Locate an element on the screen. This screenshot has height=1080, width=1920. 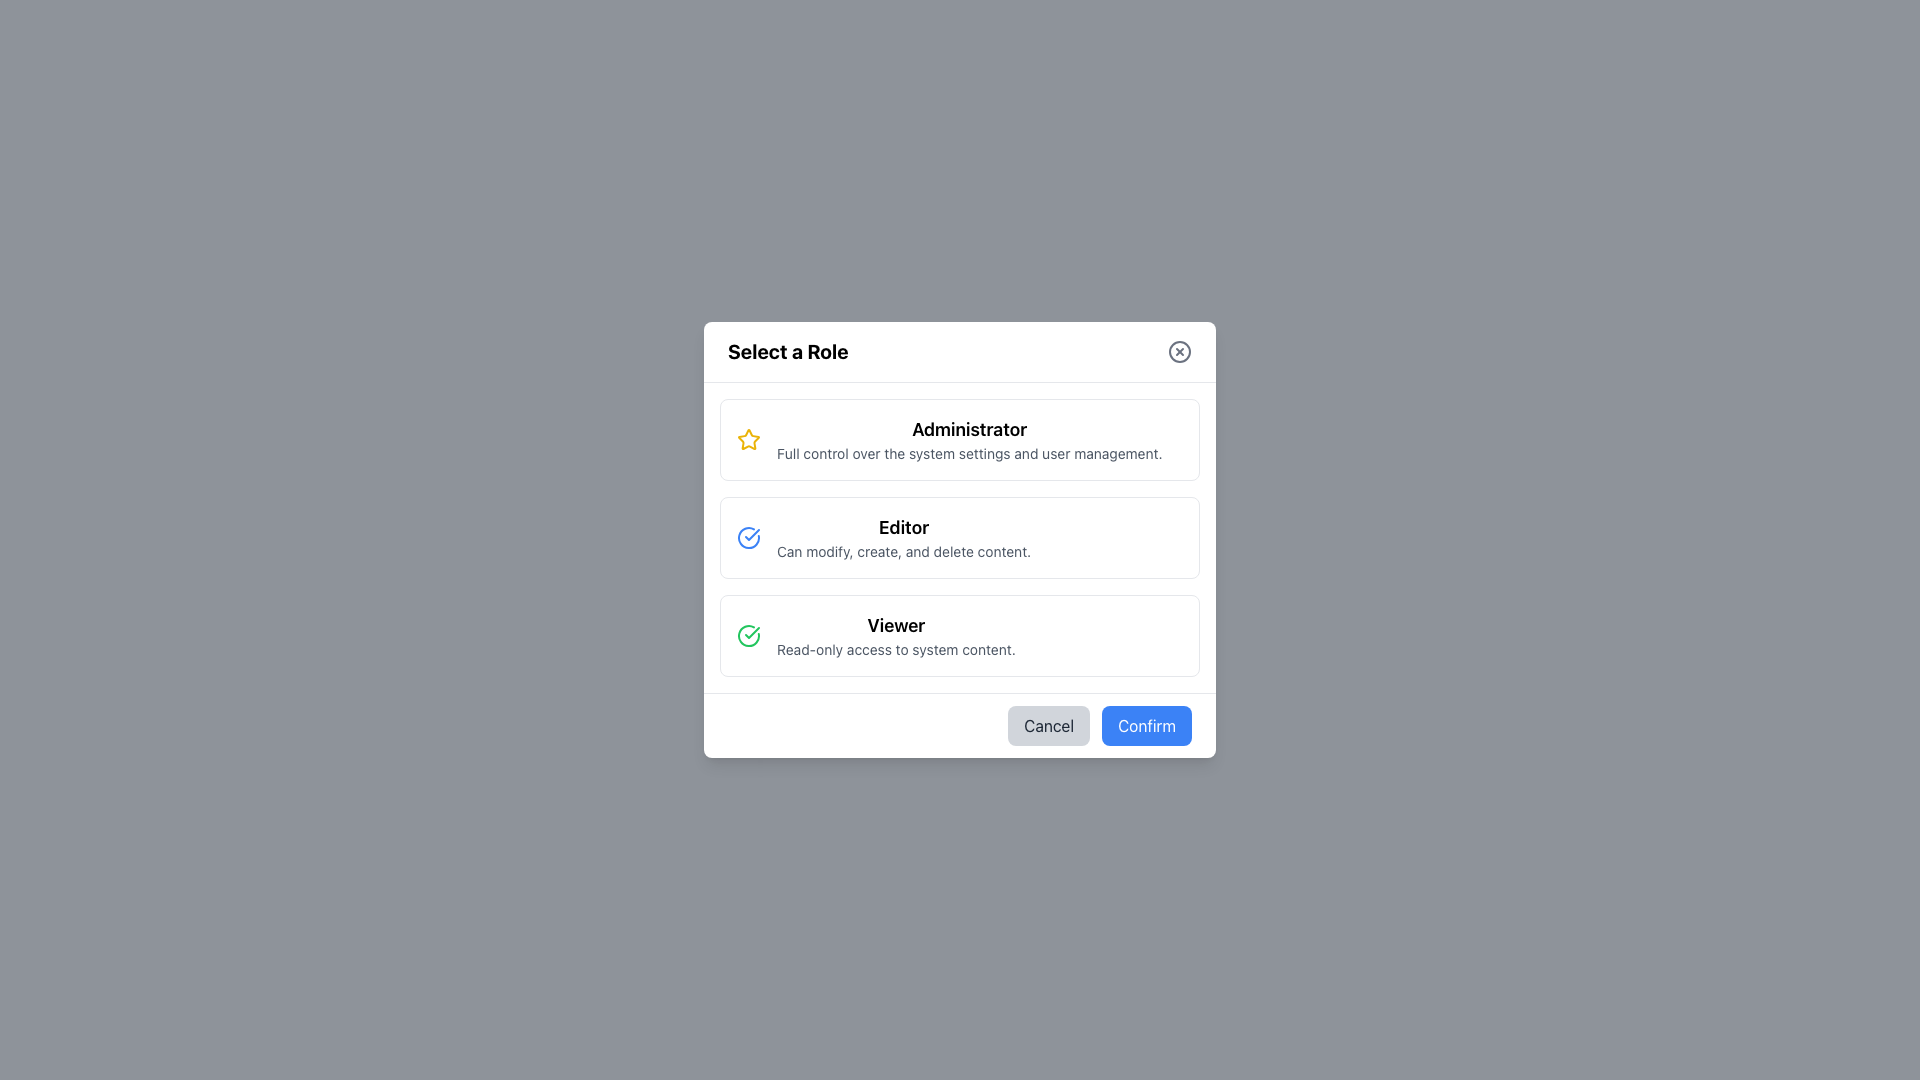
the Close Button located in the top-right corner of the 'Select a Role' dialog to observe any hover effects is located at coordinates (1180, 350).